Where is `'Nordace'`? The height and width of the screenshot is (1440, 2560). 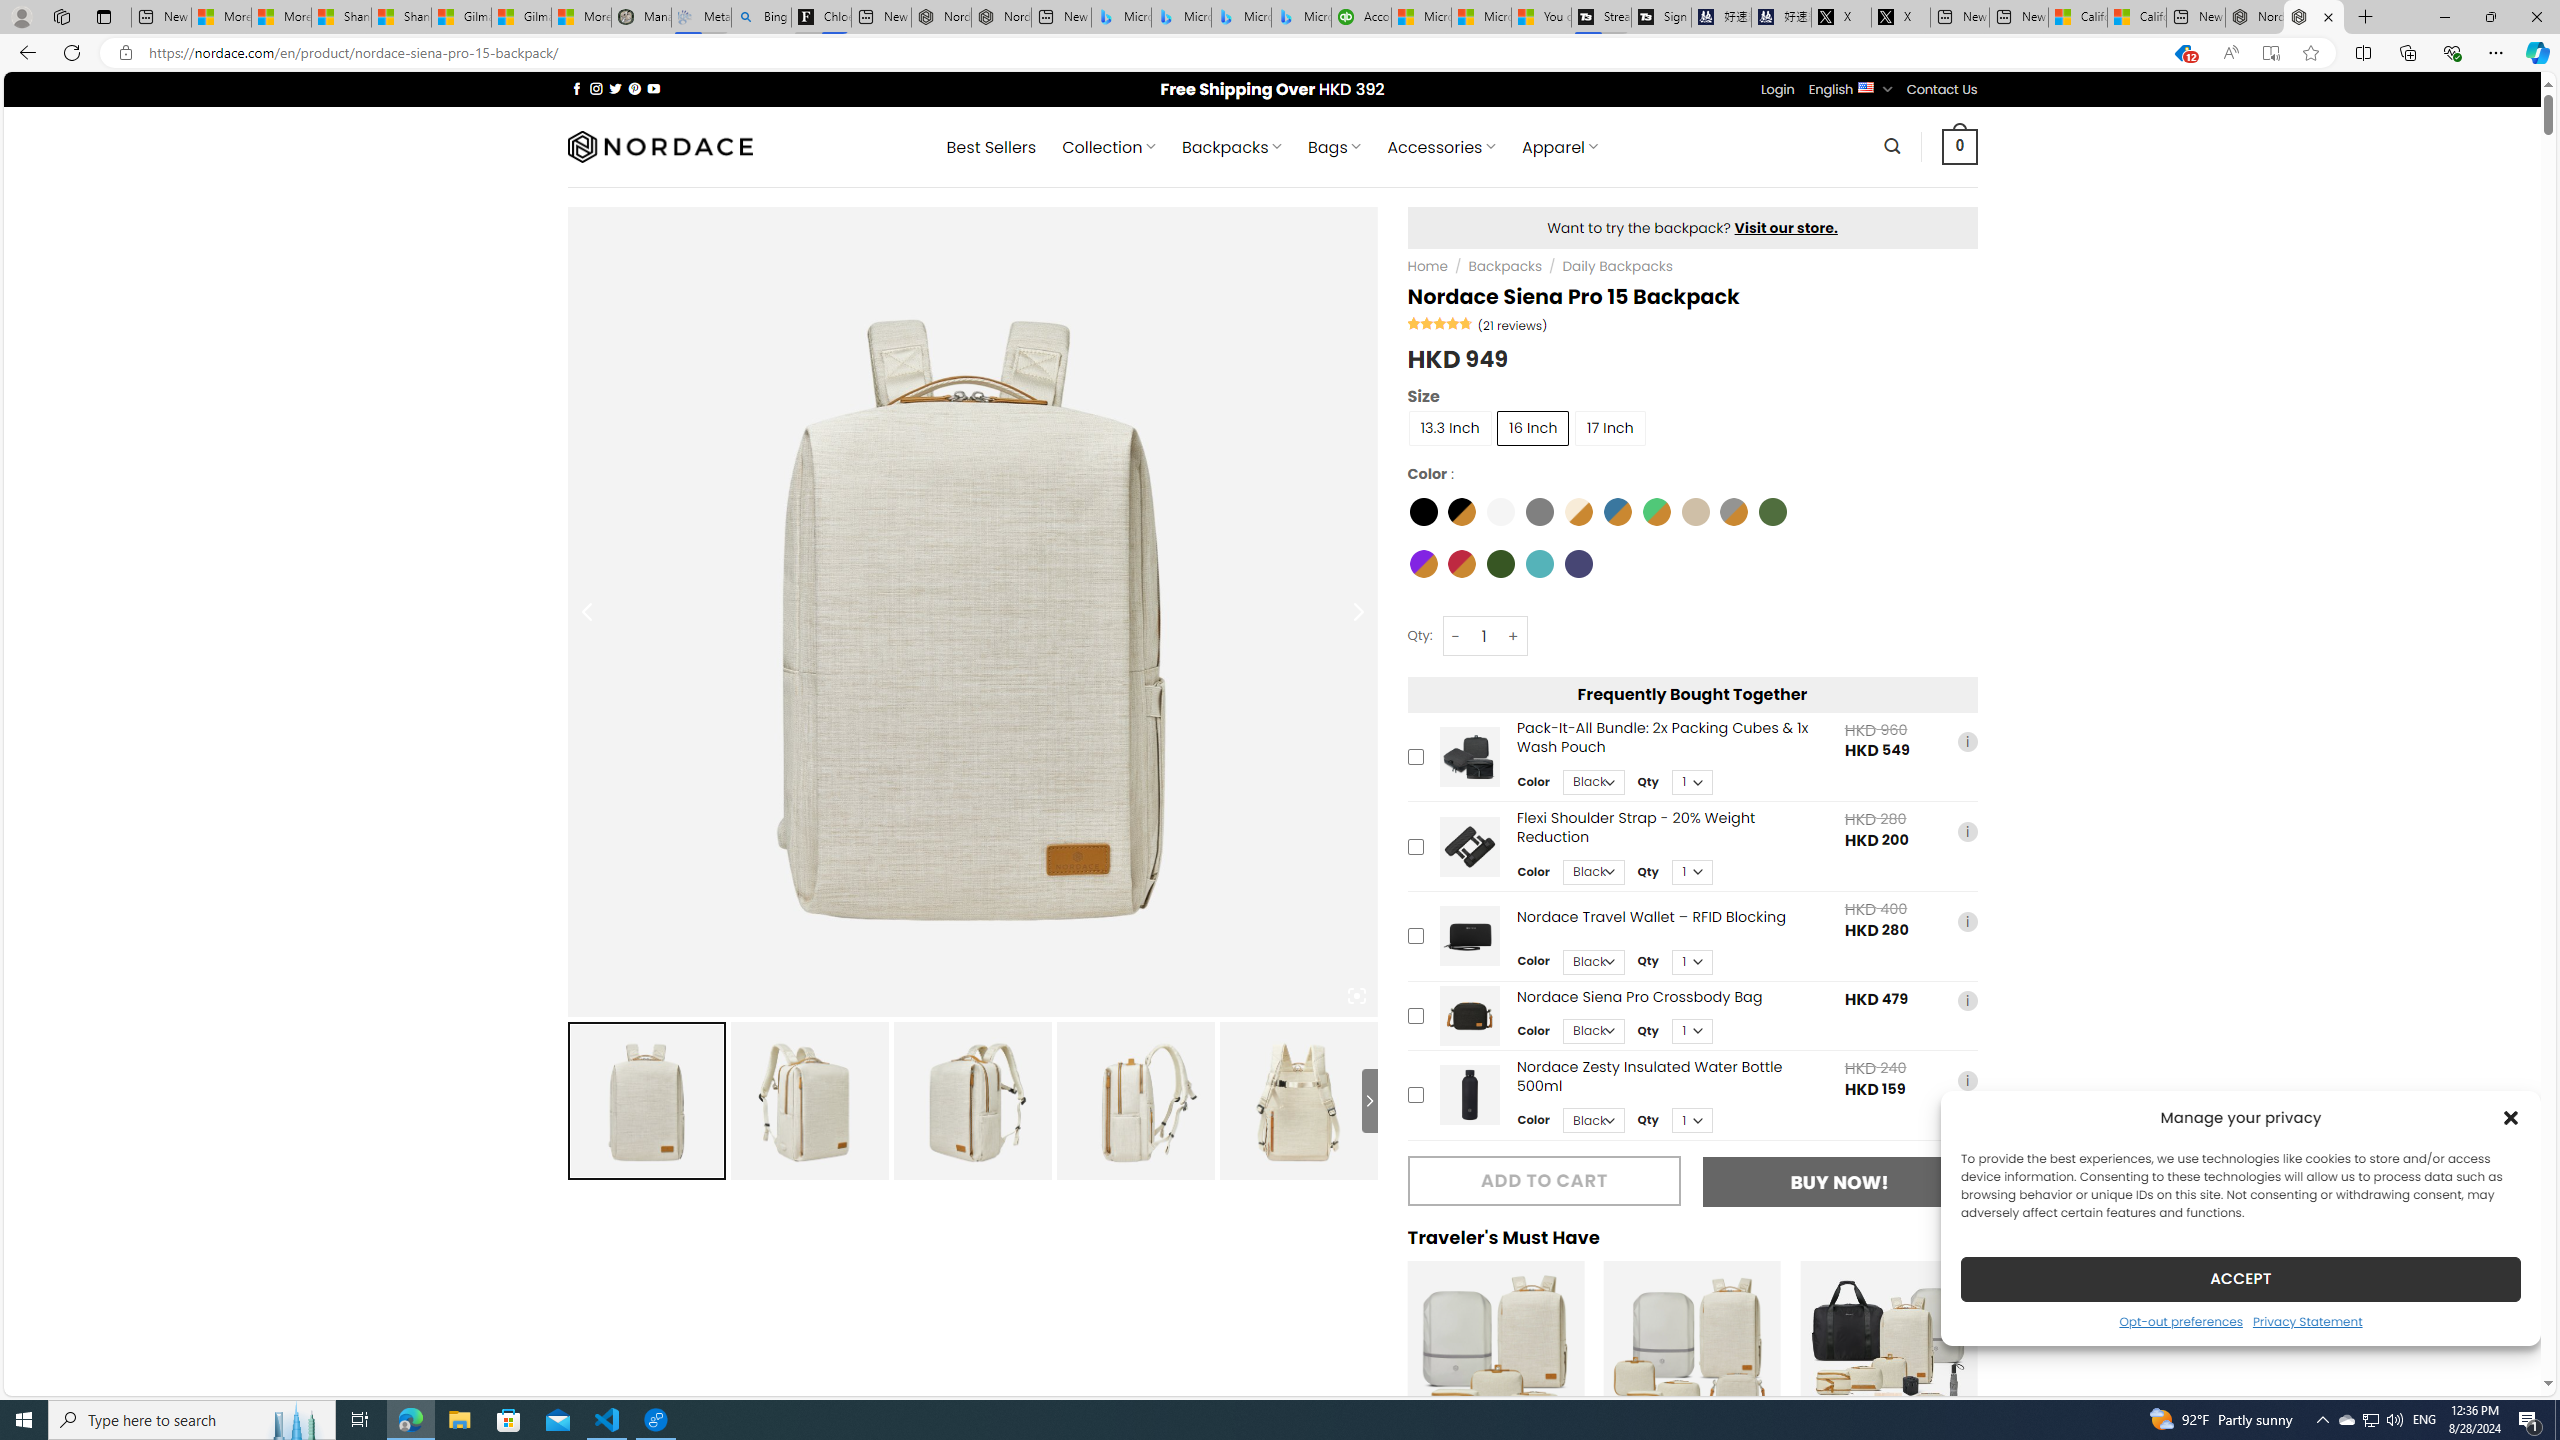 'Nordace' is located at coordinates (659, 145).